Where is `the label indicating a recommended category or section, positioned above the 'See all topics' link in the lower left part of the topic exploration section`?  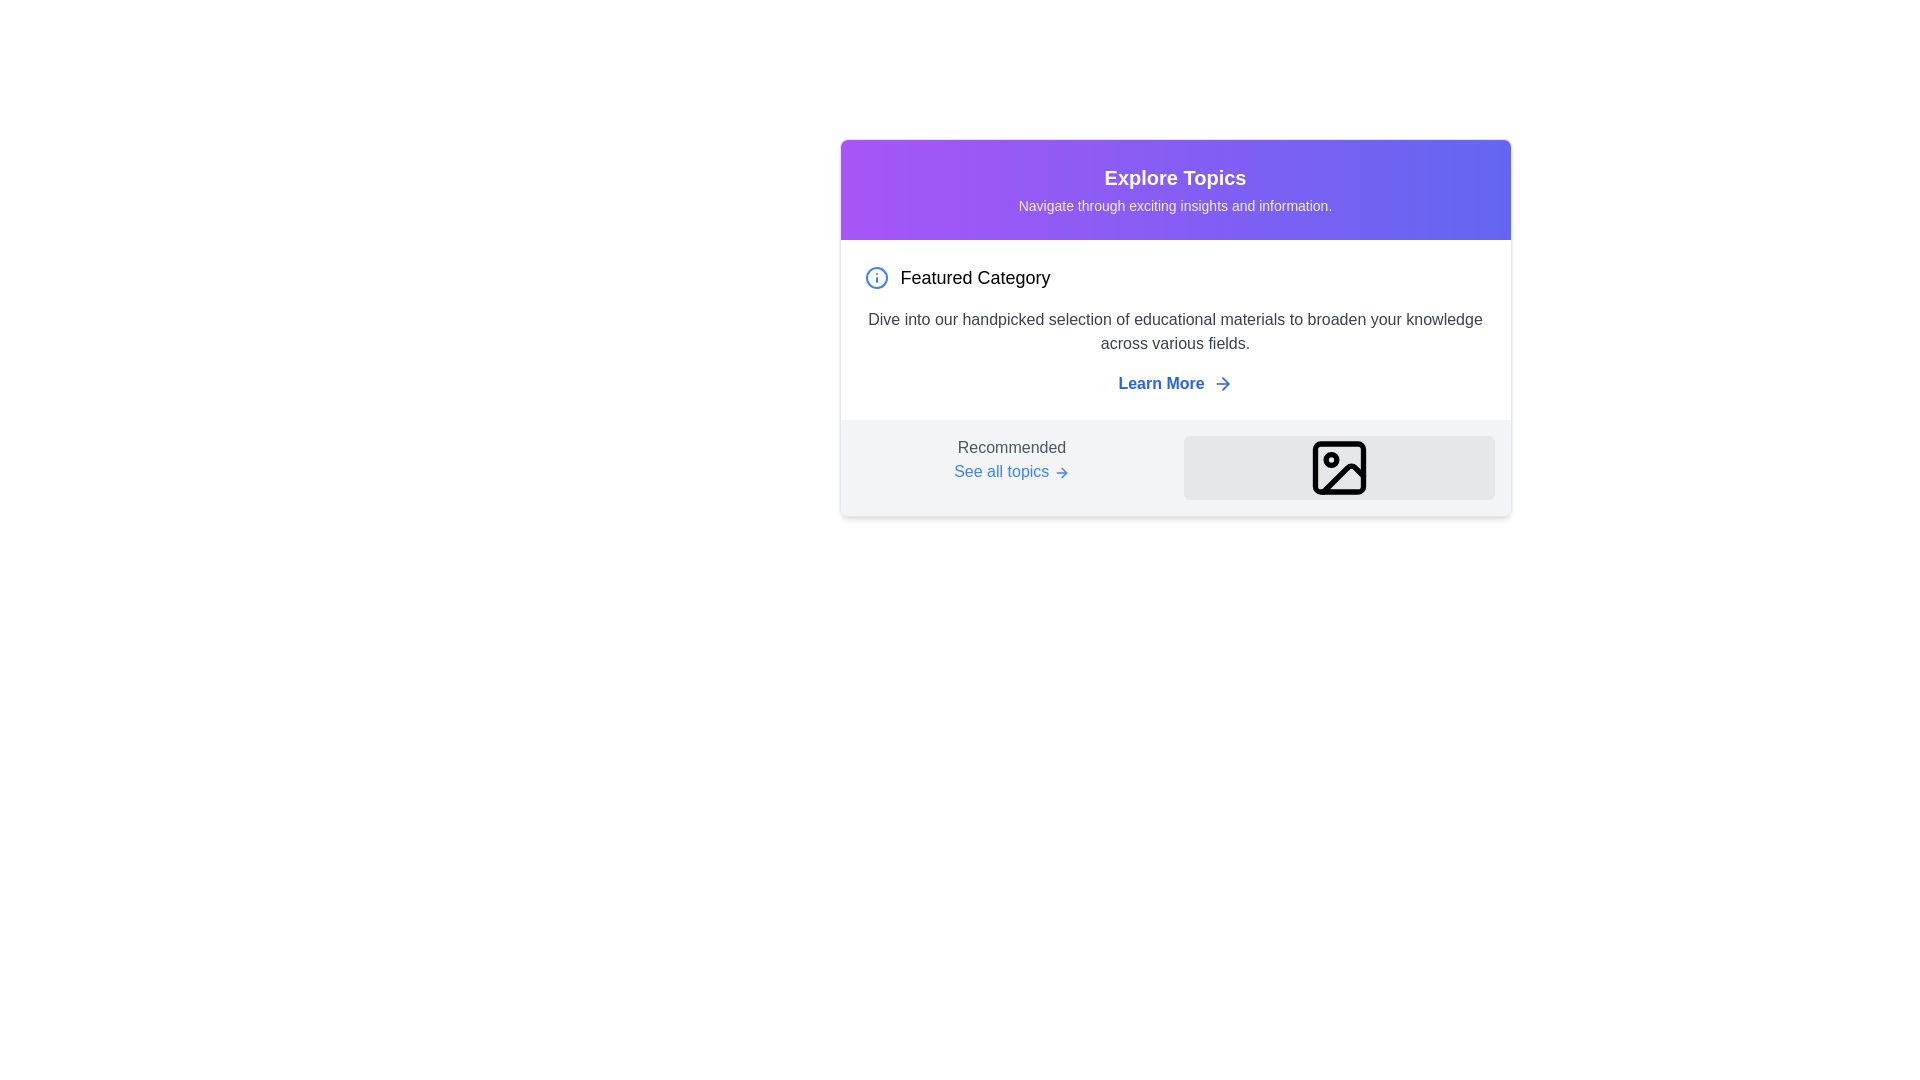 the label indicating a recommended category or section, positioned above the 'See all topics' link in the lower left part of the topic exploration section is located at coordinates (1012, 446).